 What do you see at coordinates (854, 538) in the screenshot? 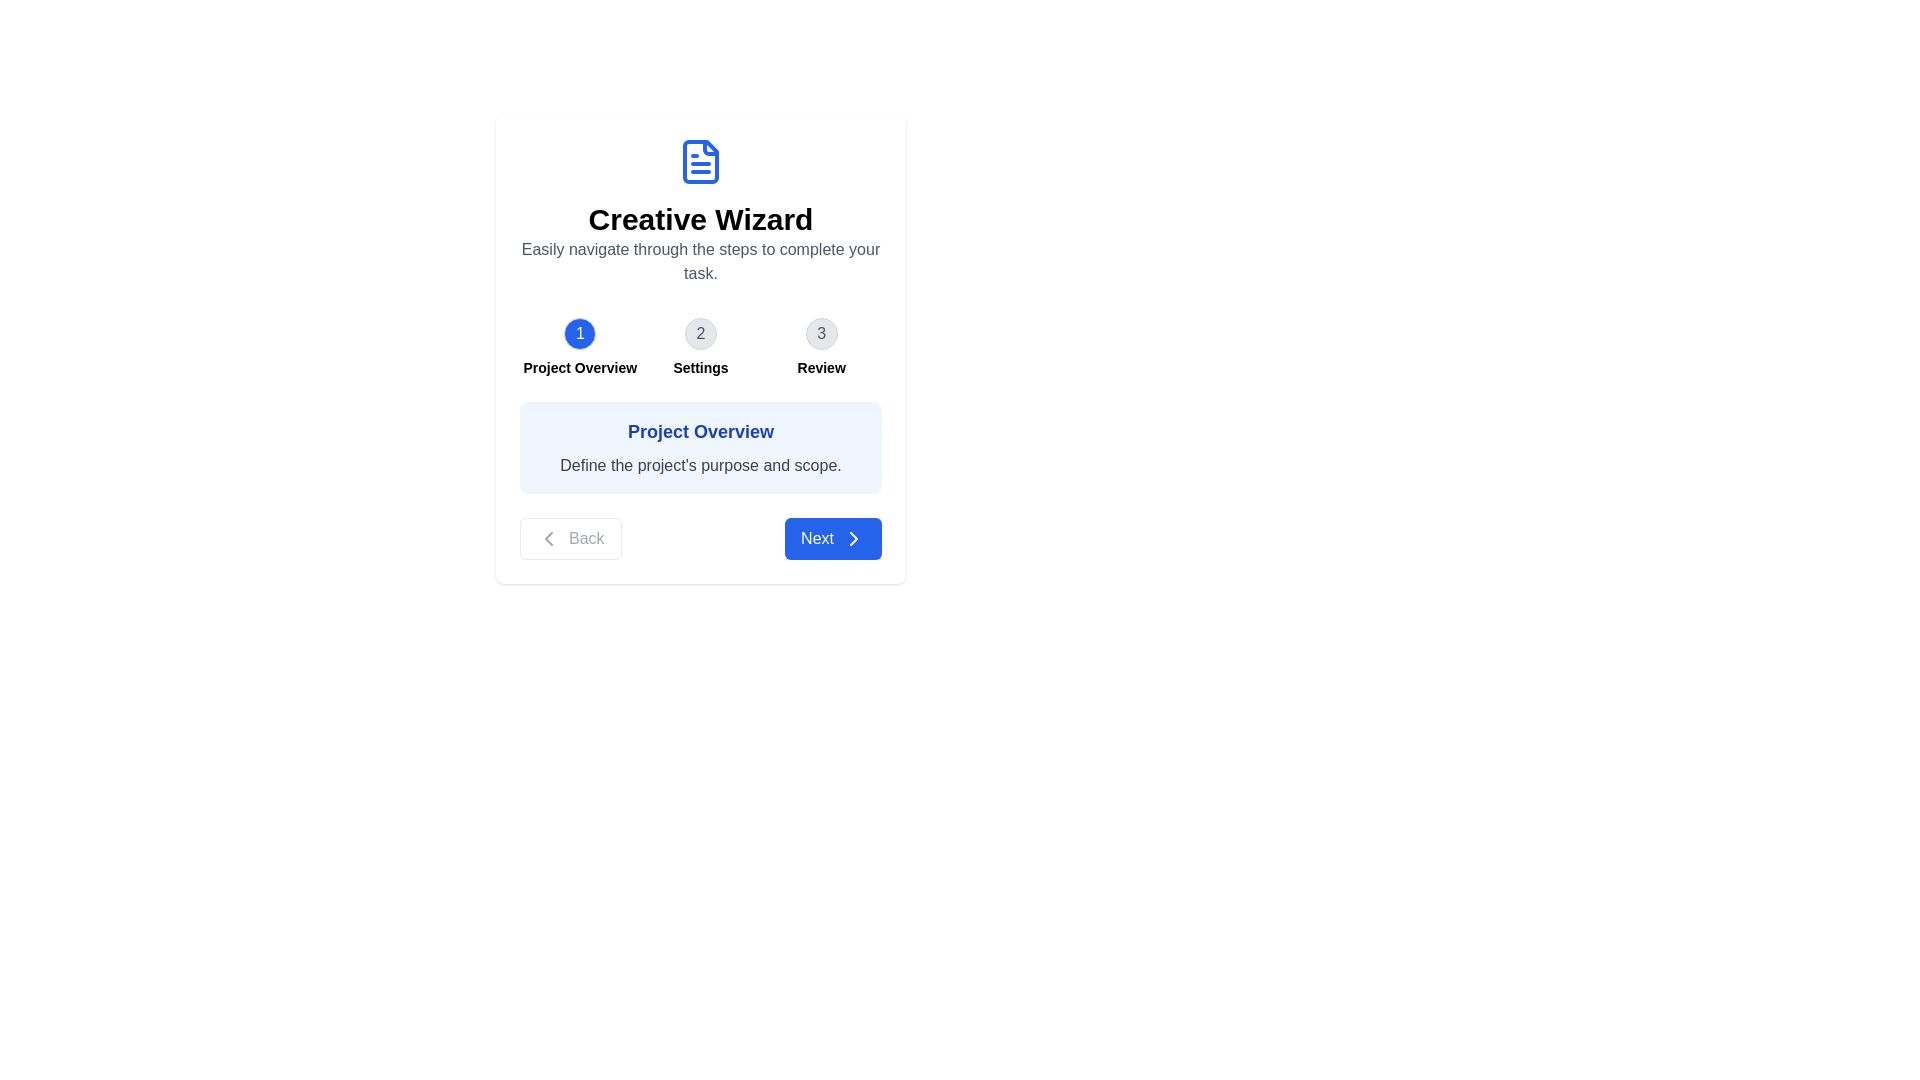
I see `the rightward-pointing arrow icon styled as a vector graphic within the blue rectangular button labeled 'Next'` at bounding box center [854, 538].